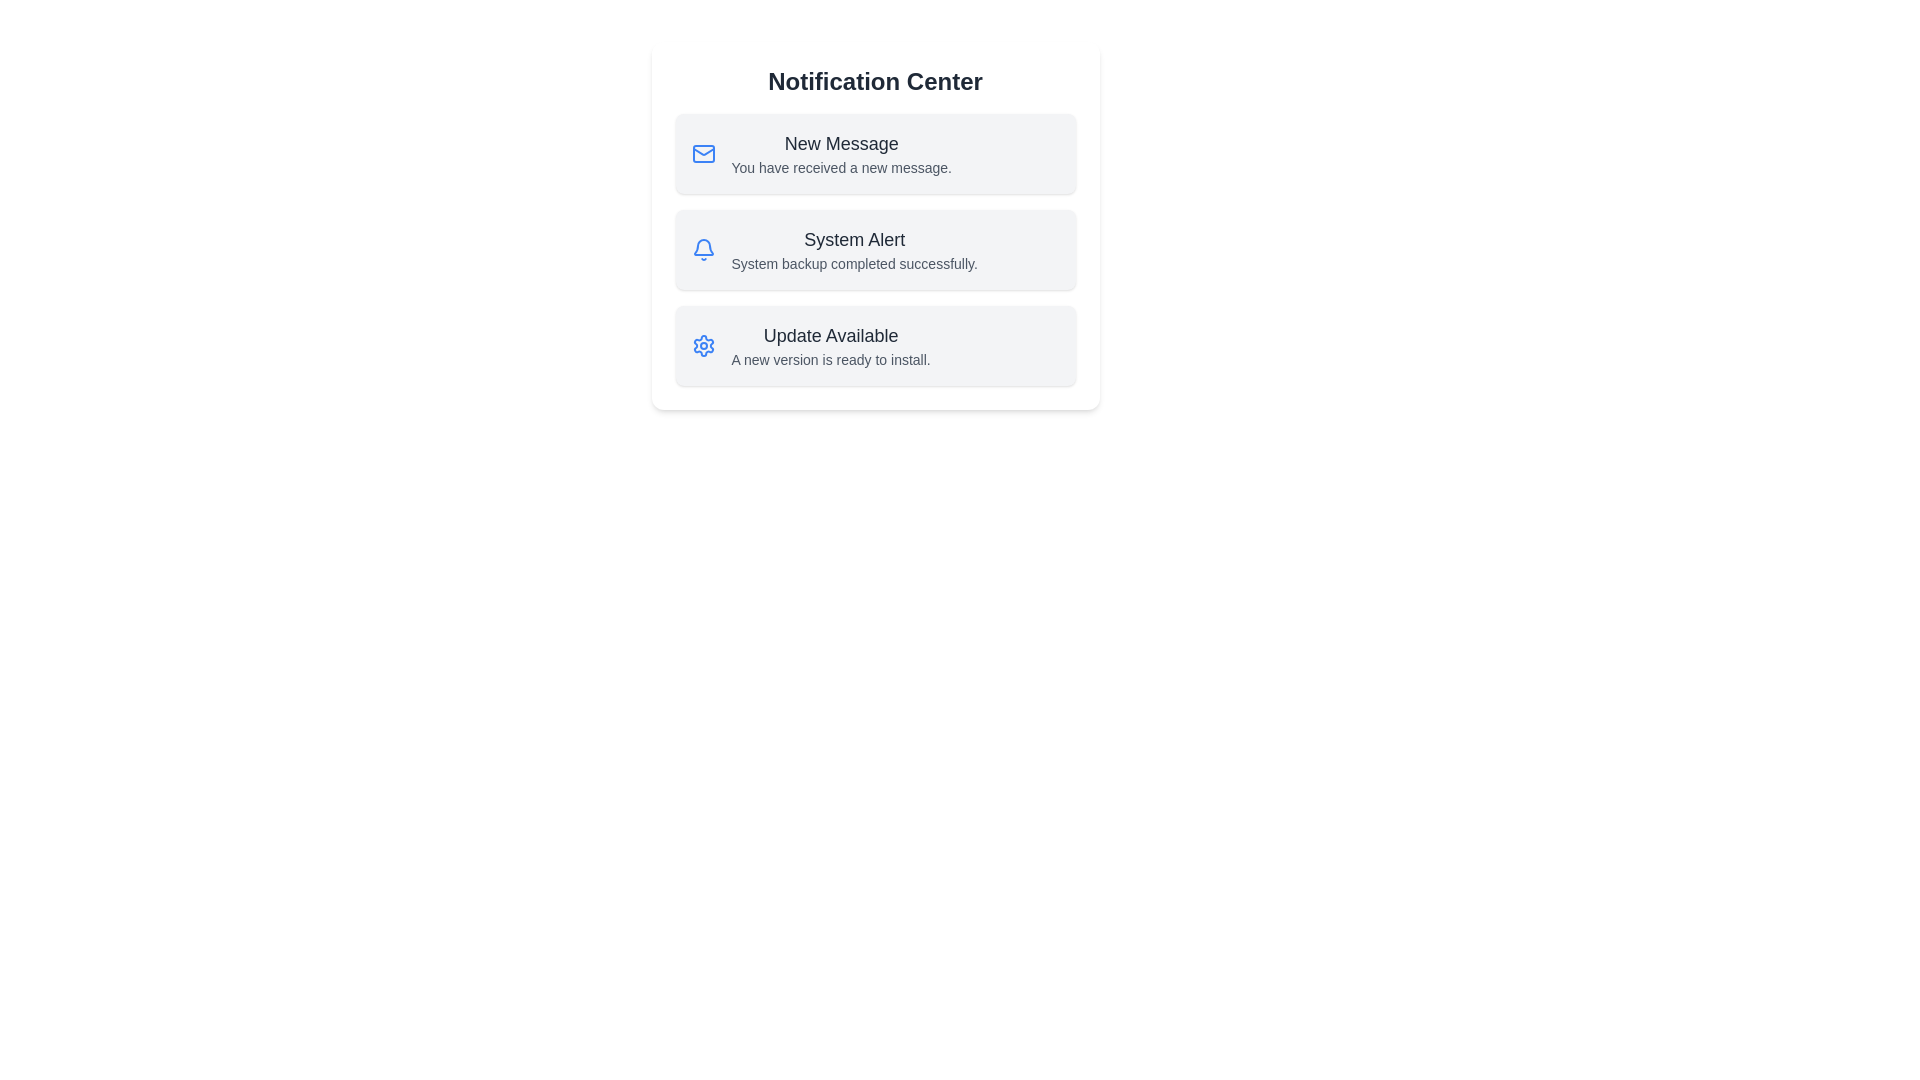 Image resolution: width=1920 pixels, height=1080 pixels. What do you see at coordinates (854, 238) in the screenshot?
I see `the 'System Alert' text label displayed in bold and dark gray color within the notification center, positioned above the description text and below the bell icon` at bounding box center [854, 238].